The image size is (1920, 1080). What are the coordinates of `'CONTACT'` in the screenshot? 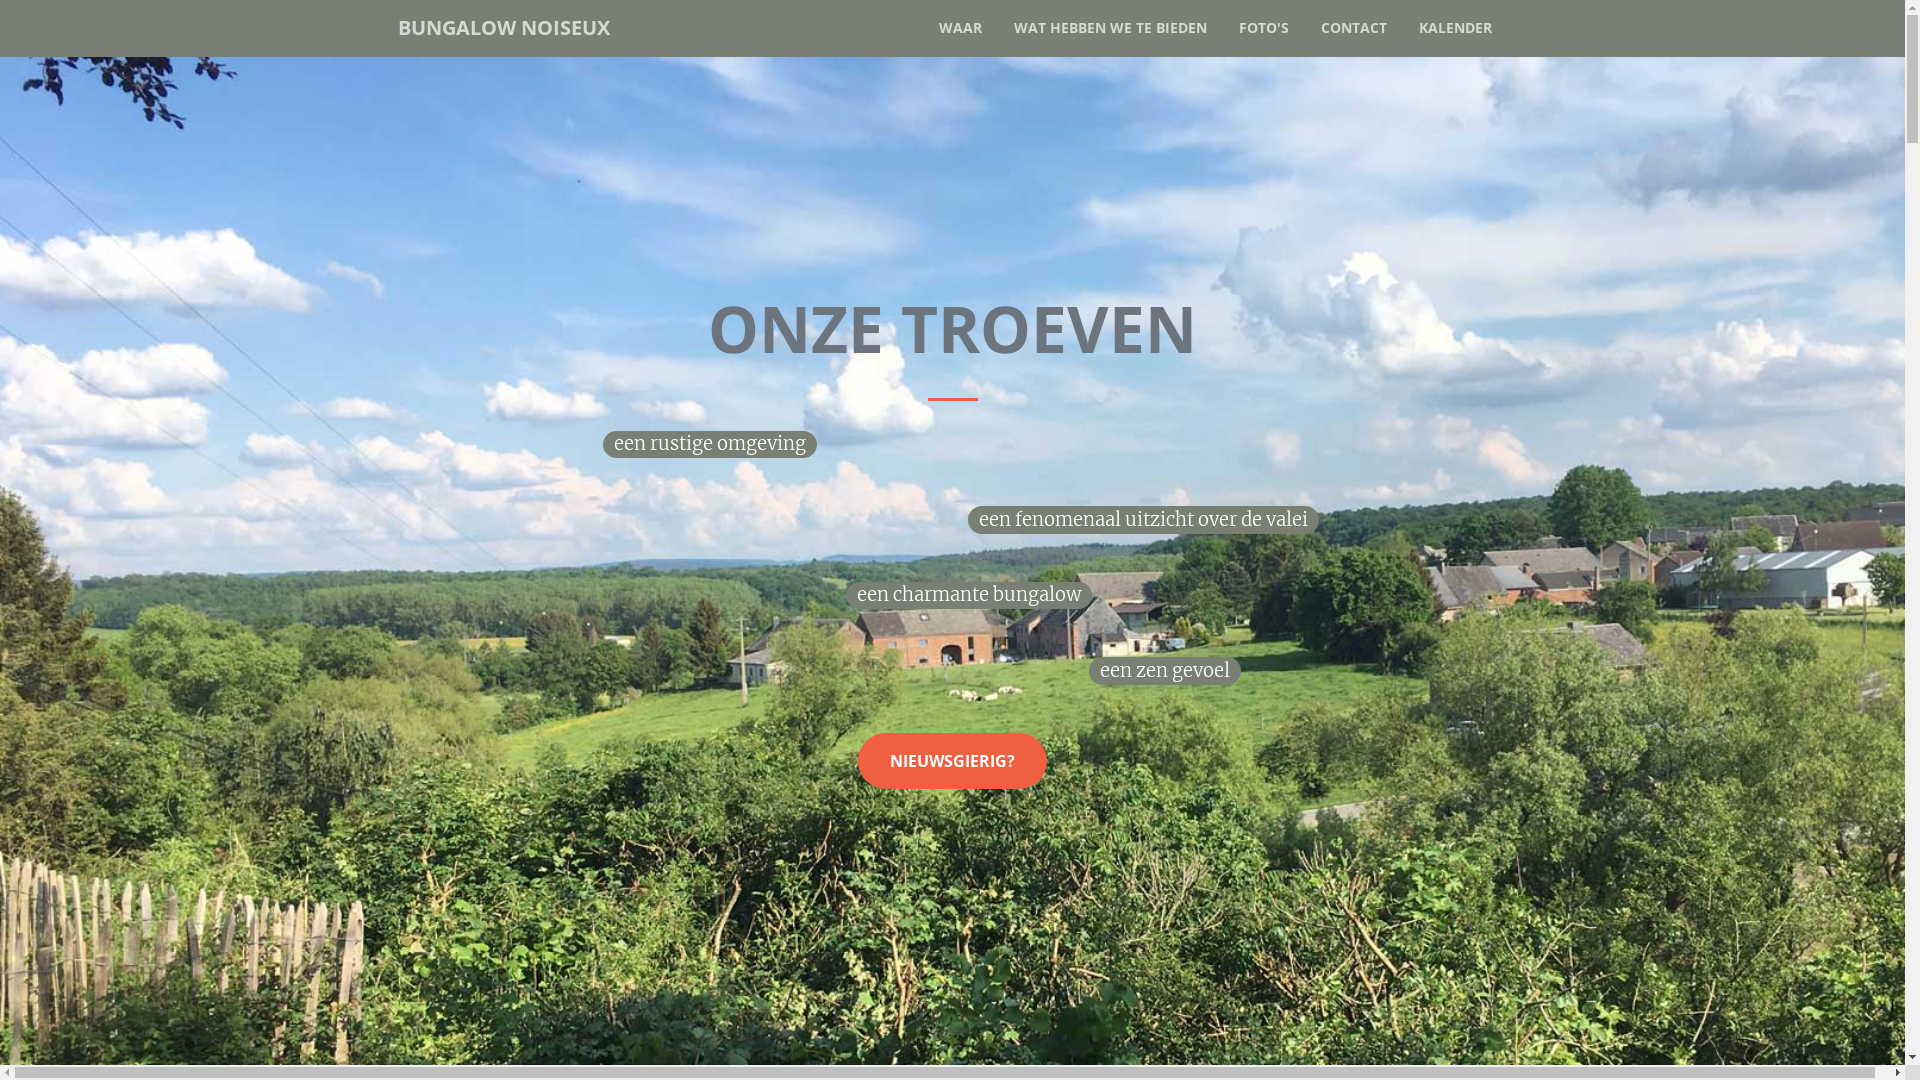 It's located at (1353, 27).